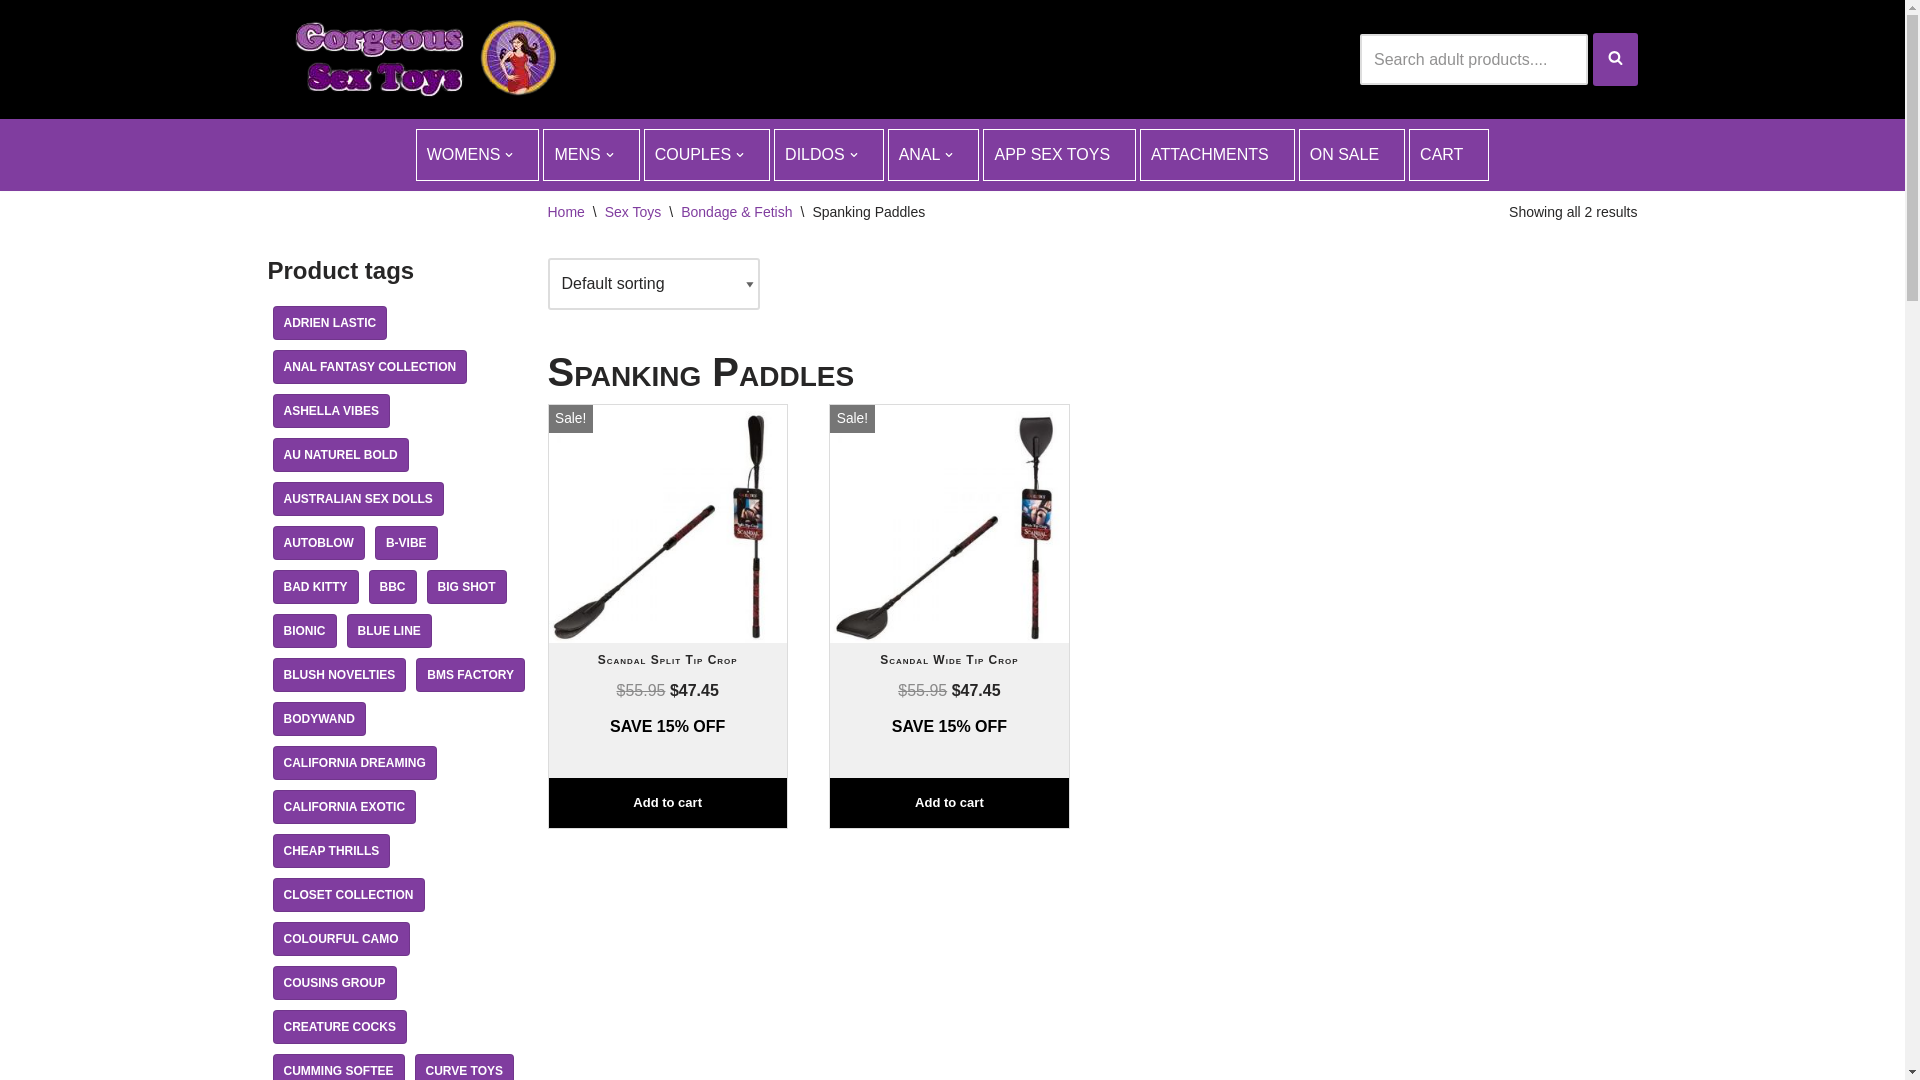  Describe the element at coordinates (271, 938) in the screenshot. I see `'COLOURFUL CAMO'` at that location.